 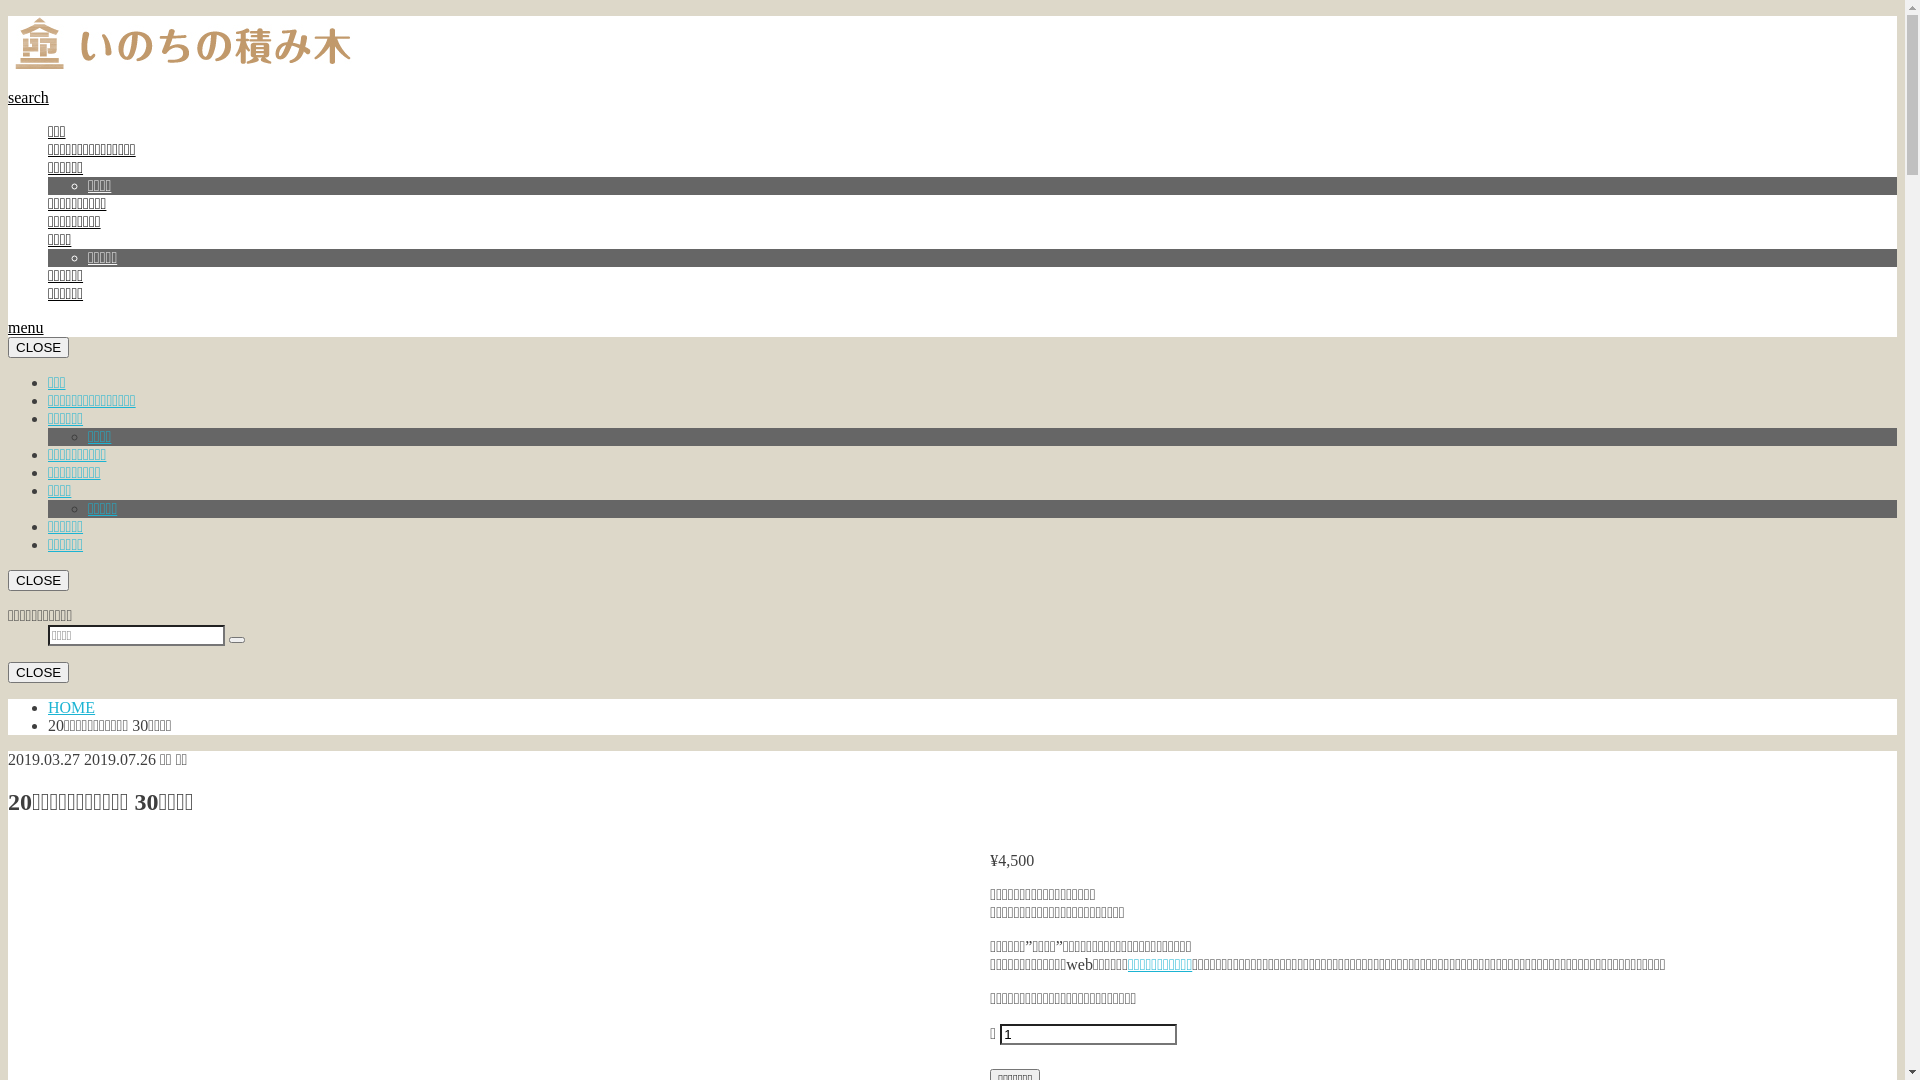 What do you see at coordinates (38, 346) in the screenshot?
I see `'CLOSE'` at bounding box center [38, 346].